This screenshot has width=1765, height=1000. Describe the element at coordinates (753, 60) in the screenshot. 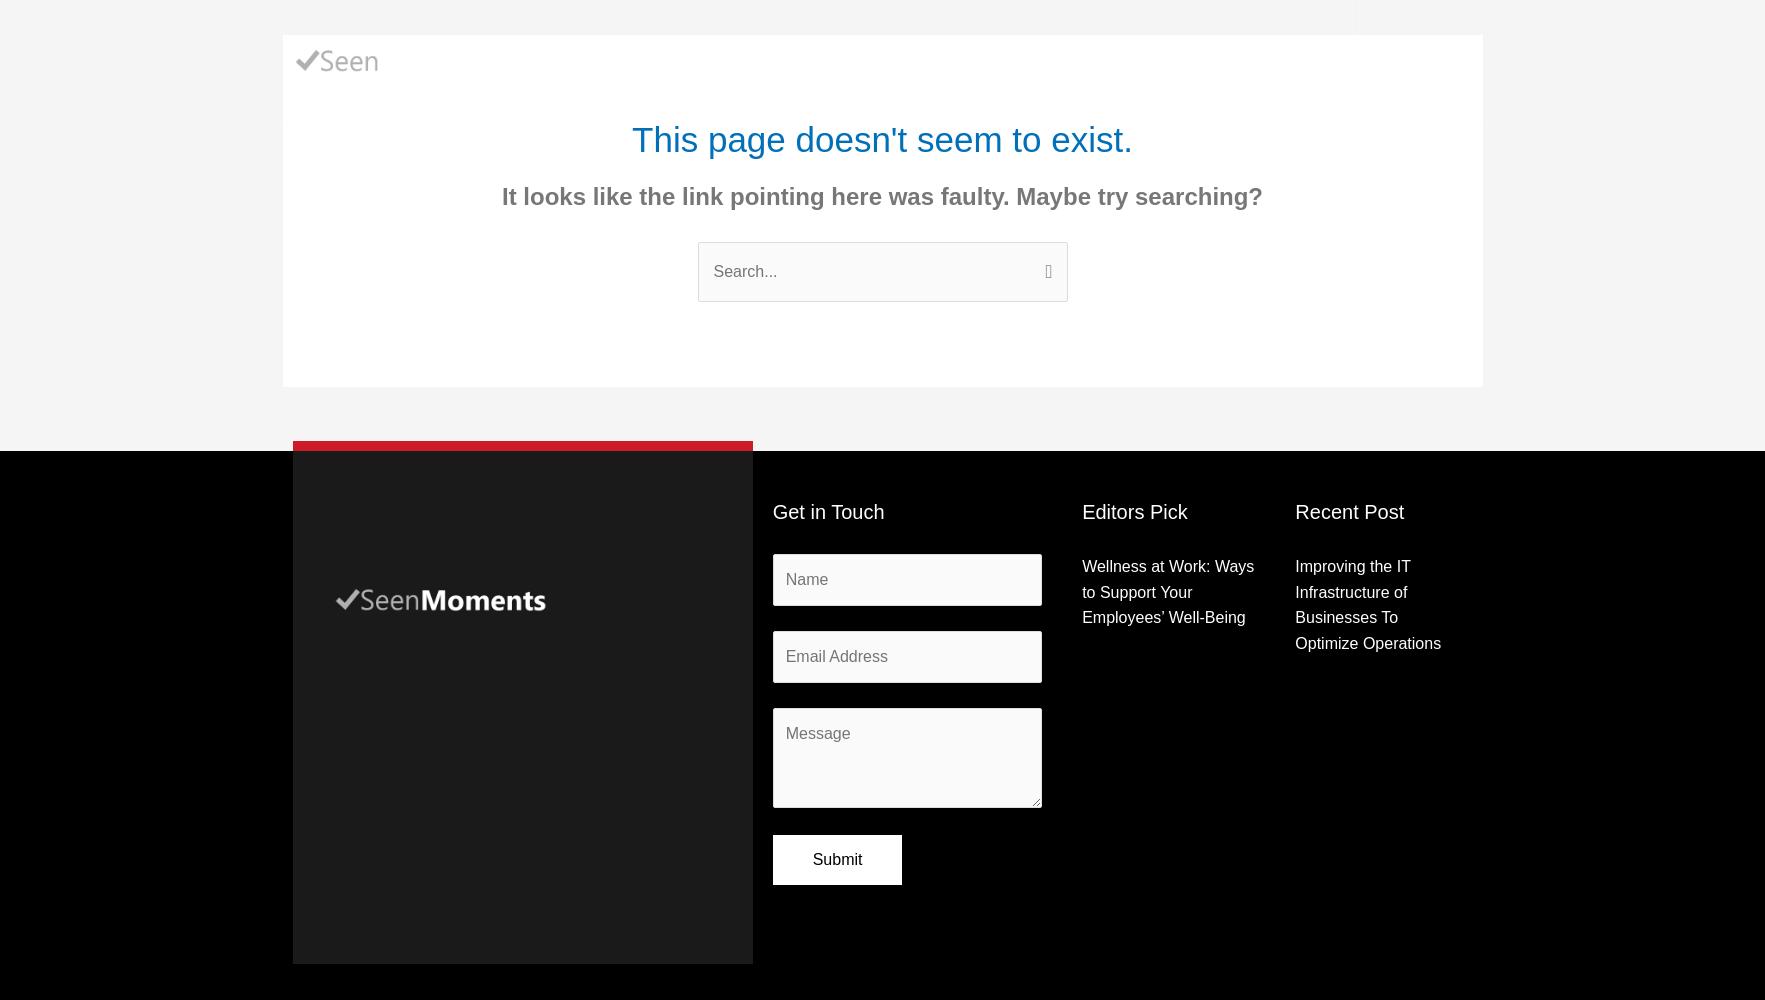

I see `'Business'` at that location.